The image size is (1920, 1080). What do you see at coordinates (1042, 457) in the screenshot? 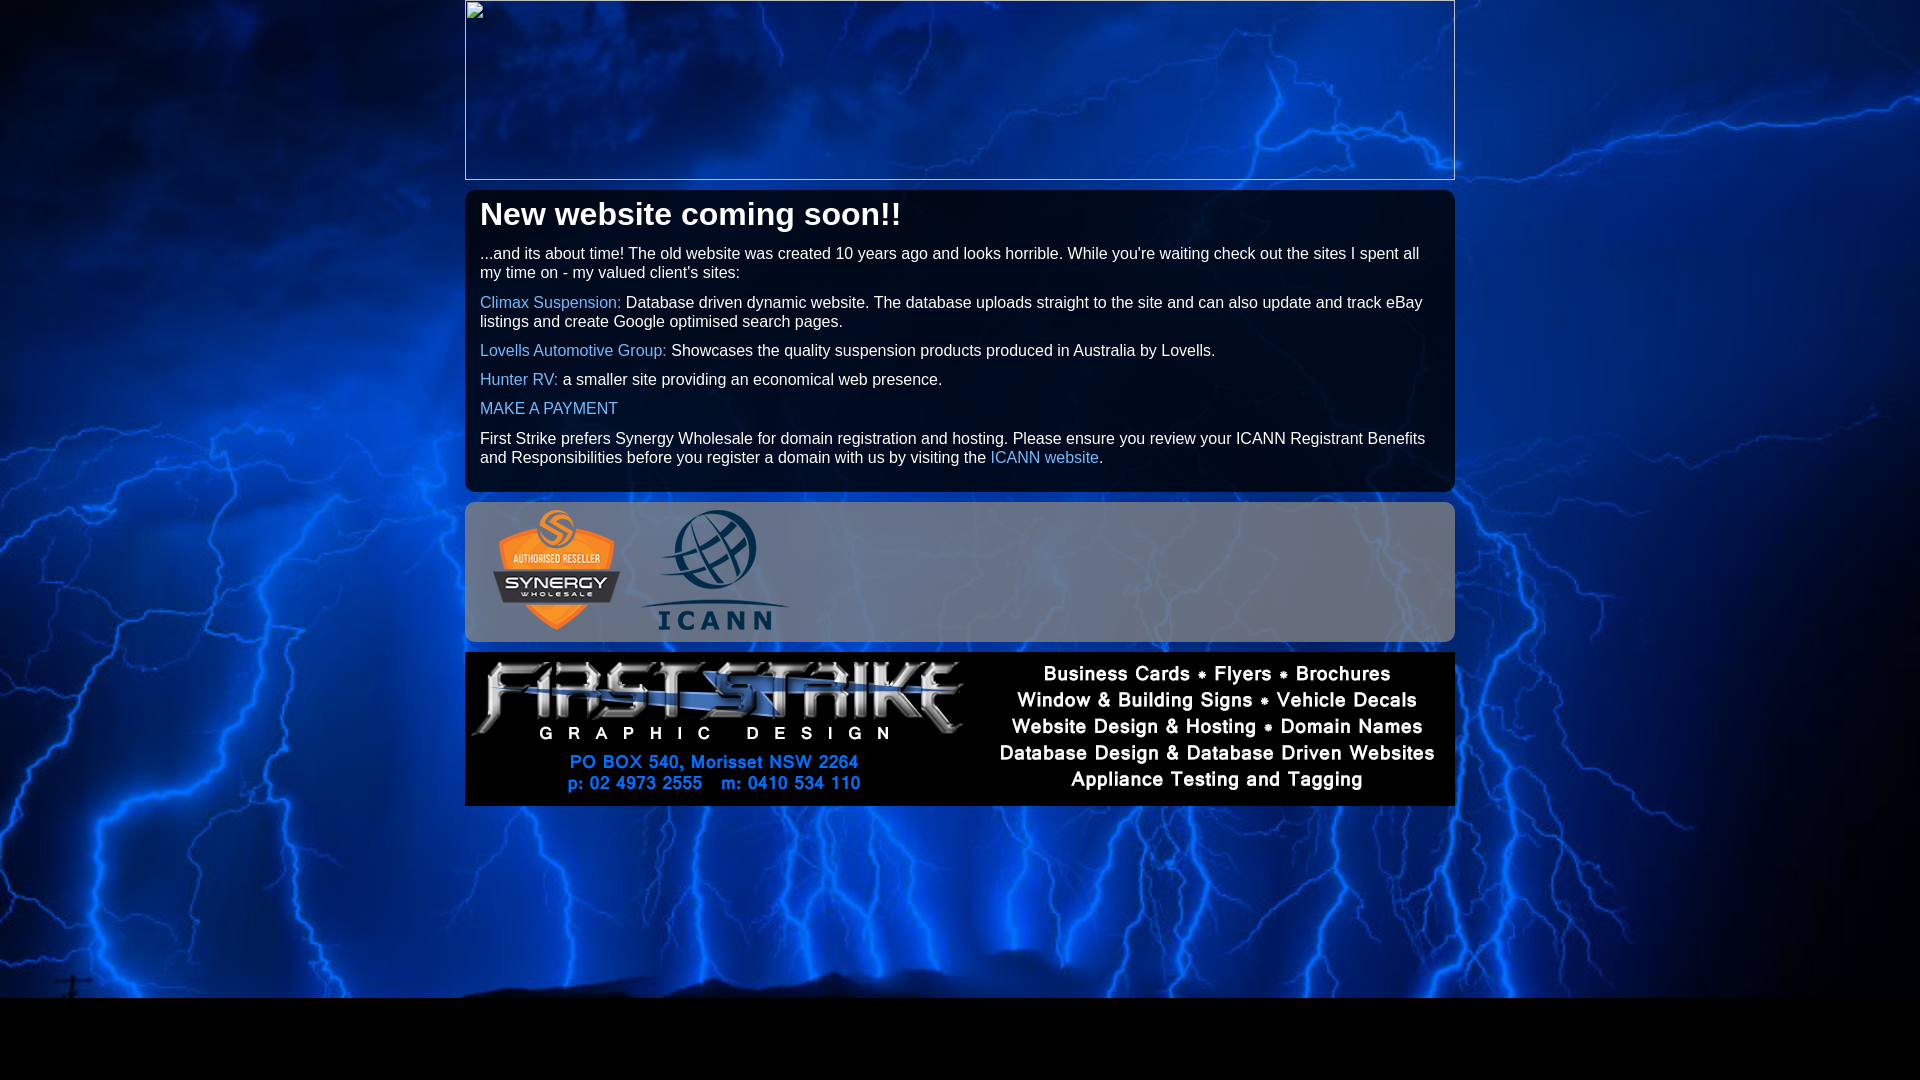
I see `'ICANN website'` at bounding box center [1042, 457].